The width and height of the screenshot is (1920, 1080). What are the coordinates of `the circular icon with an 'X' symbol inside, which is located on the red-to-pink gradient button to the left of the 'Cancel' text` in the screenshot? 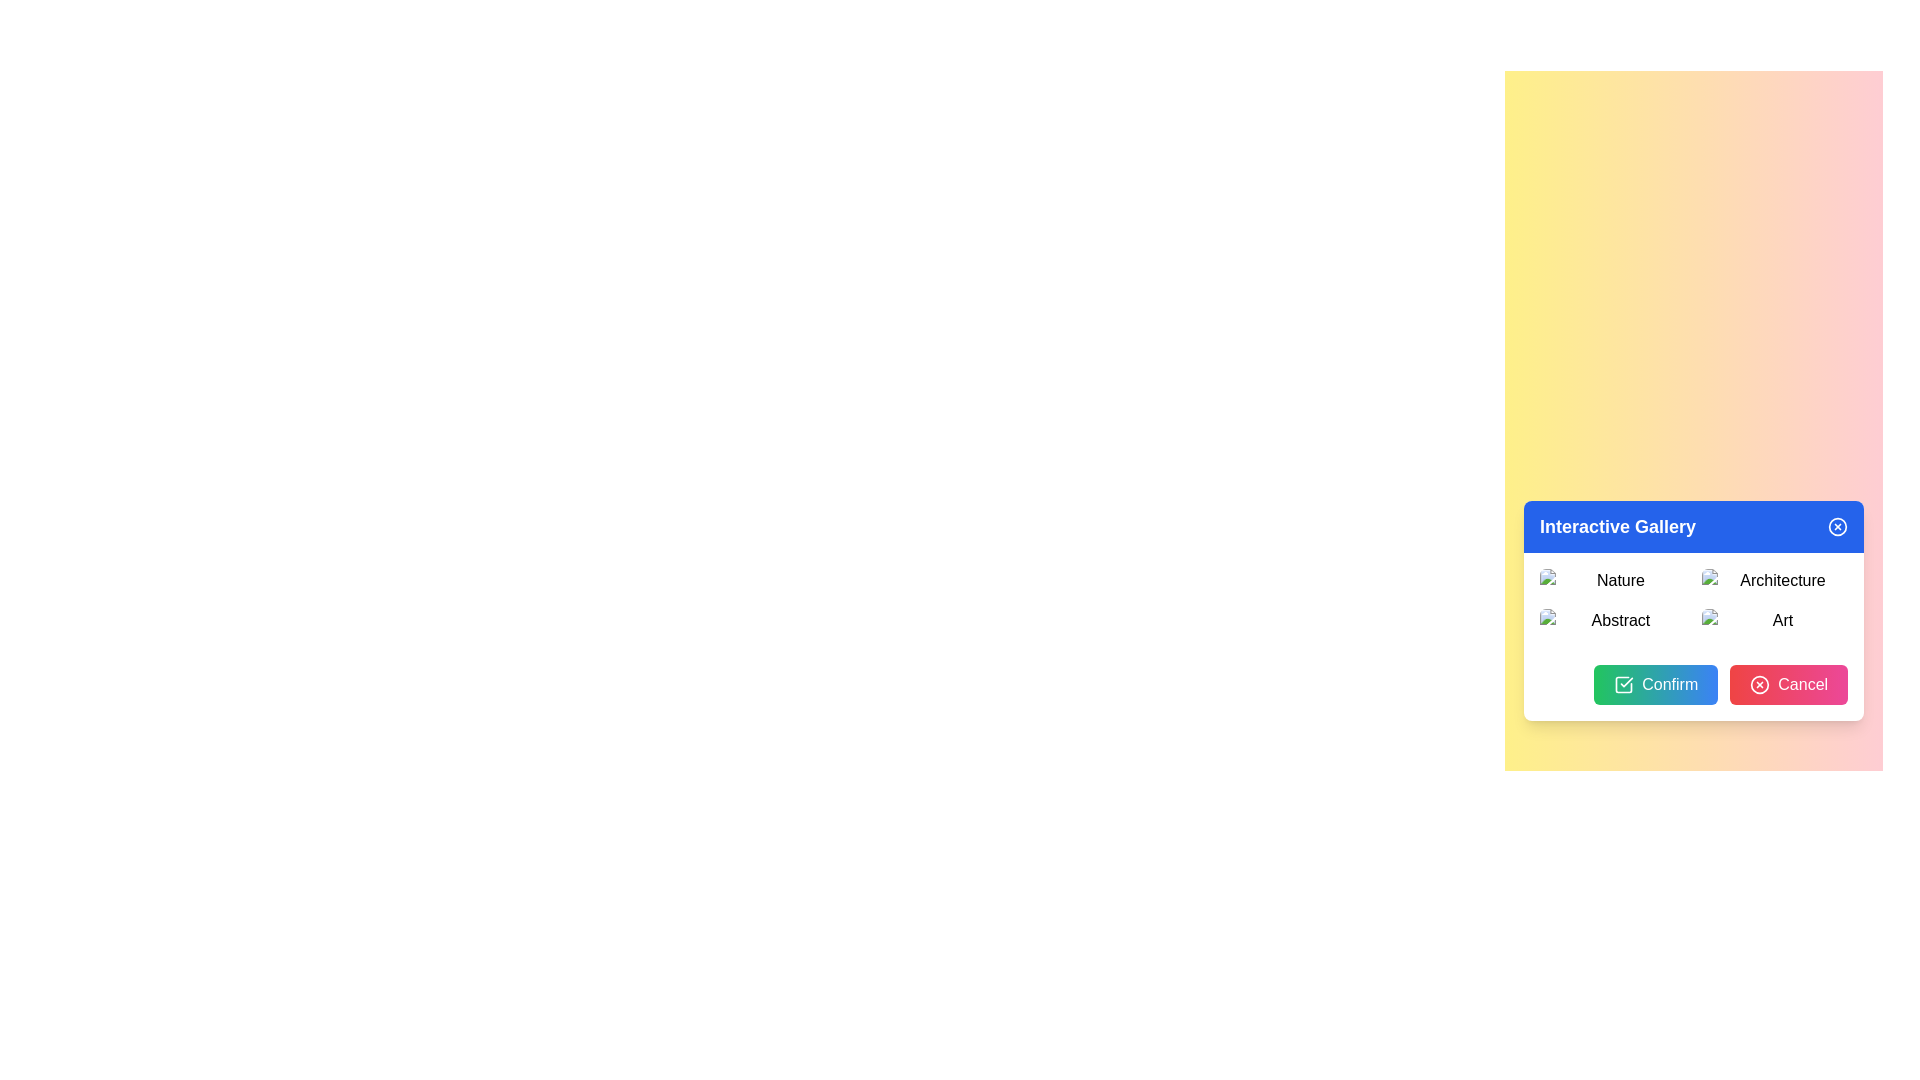 It's located at (1760, 684).